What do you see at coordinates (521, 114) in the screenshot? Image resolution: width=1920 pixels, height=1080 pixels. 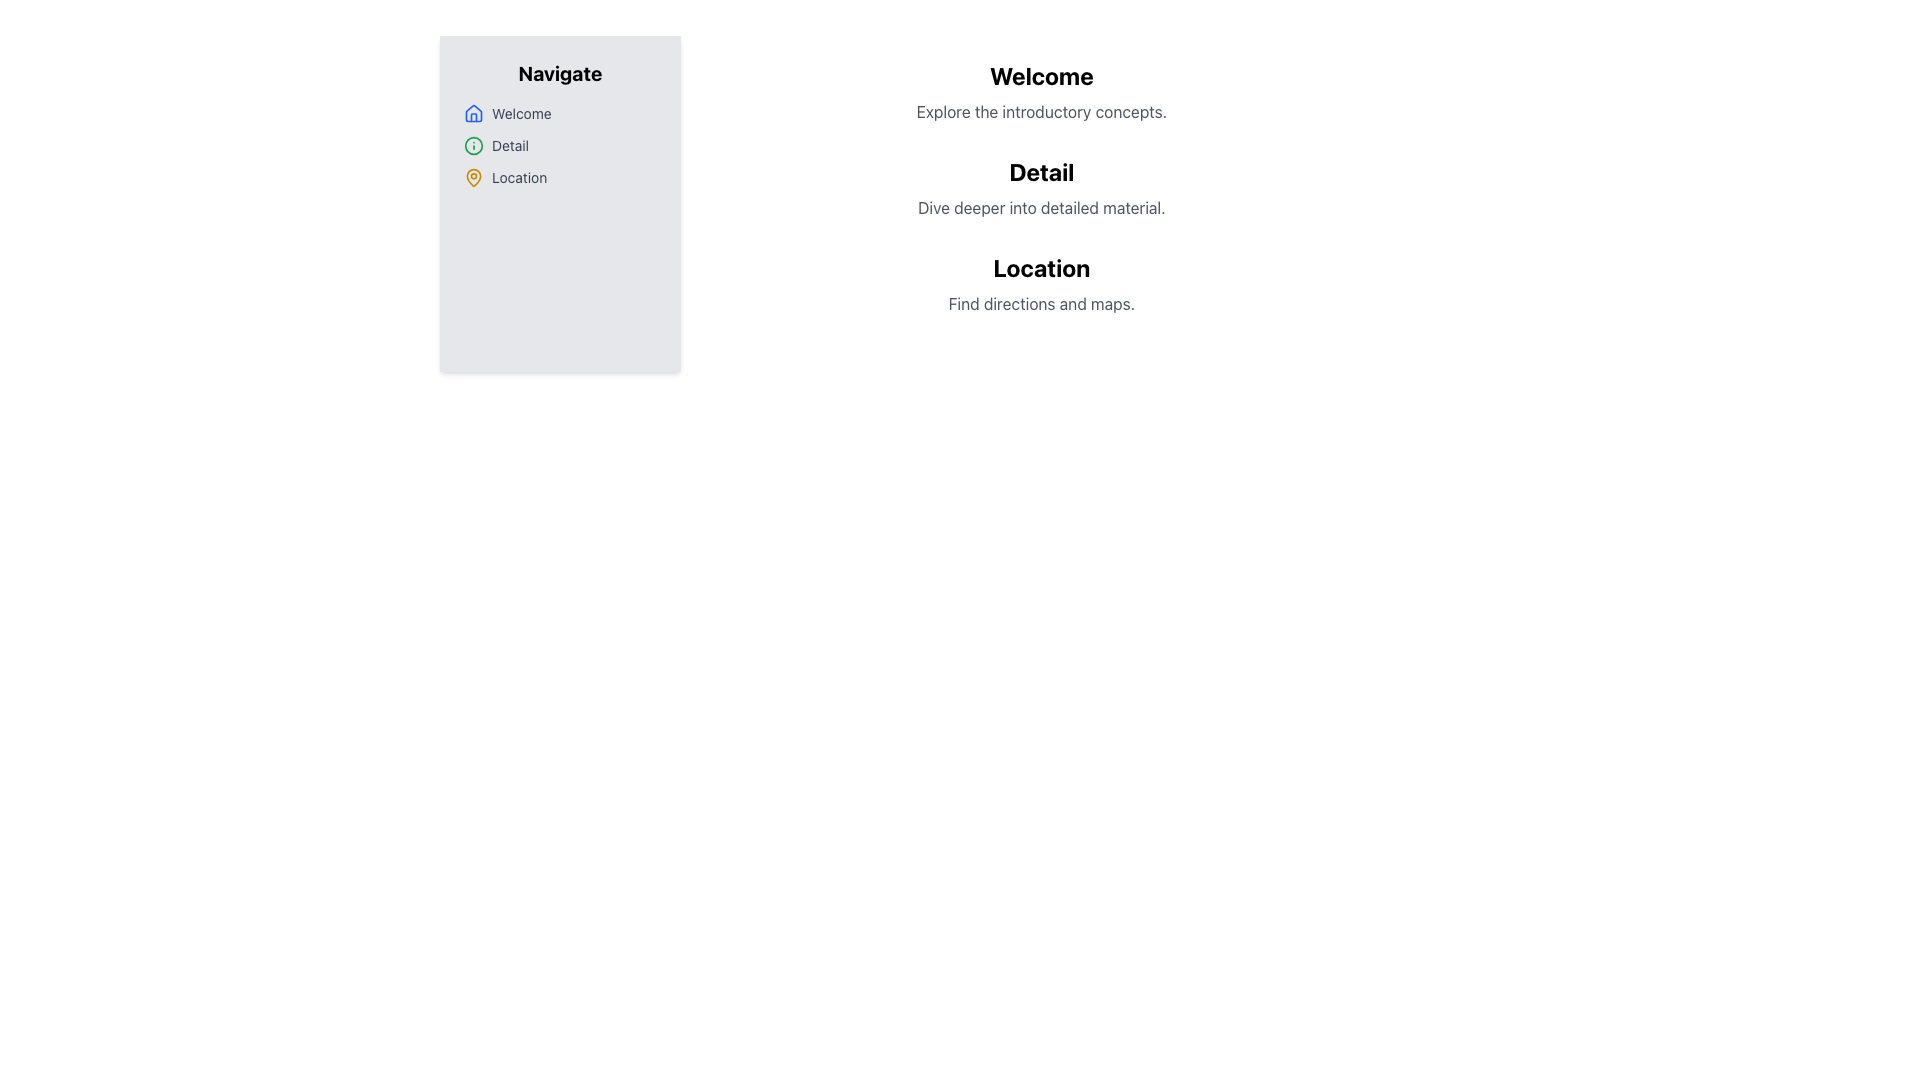 I see `the 'Welcome' text link in the navigation menu` at bounding box center [521, 114].